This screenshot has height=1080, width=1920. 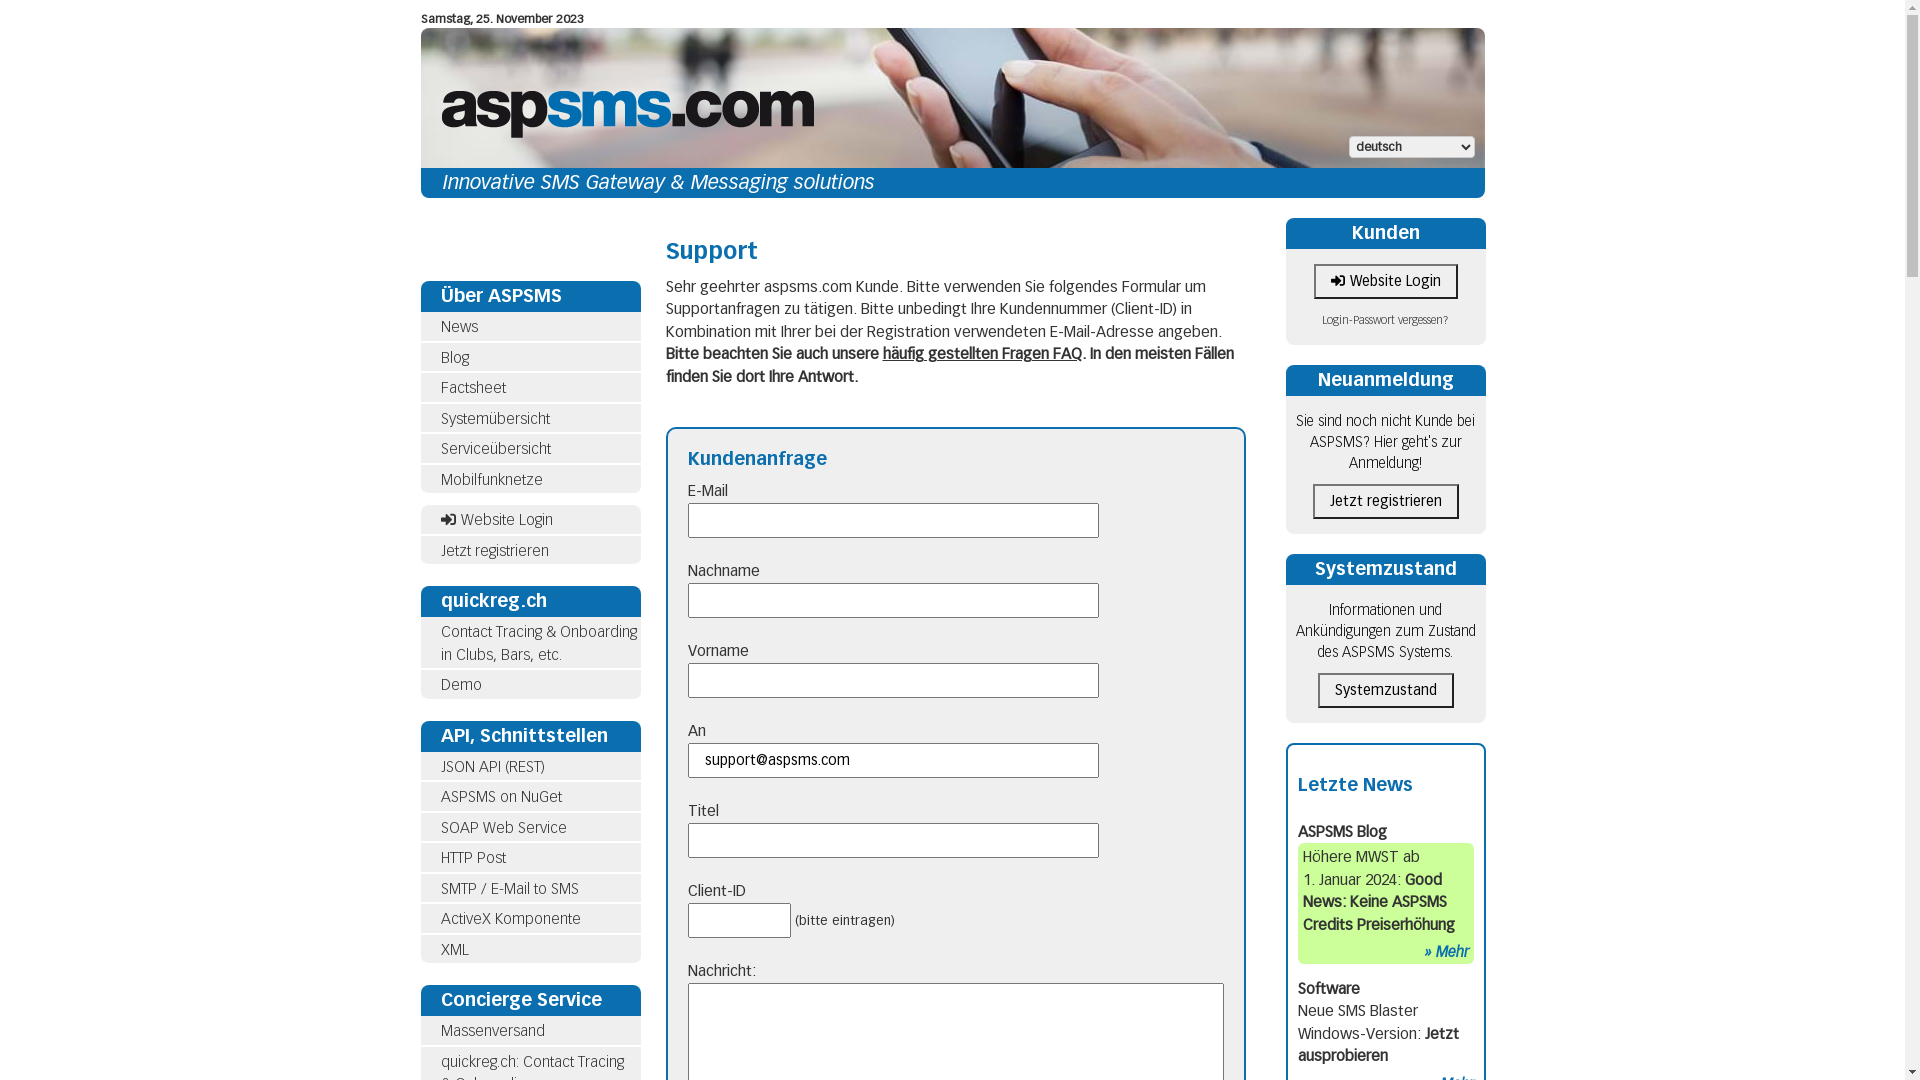 I want to click on 'Systemzustand', so click(x=1384, y=569).